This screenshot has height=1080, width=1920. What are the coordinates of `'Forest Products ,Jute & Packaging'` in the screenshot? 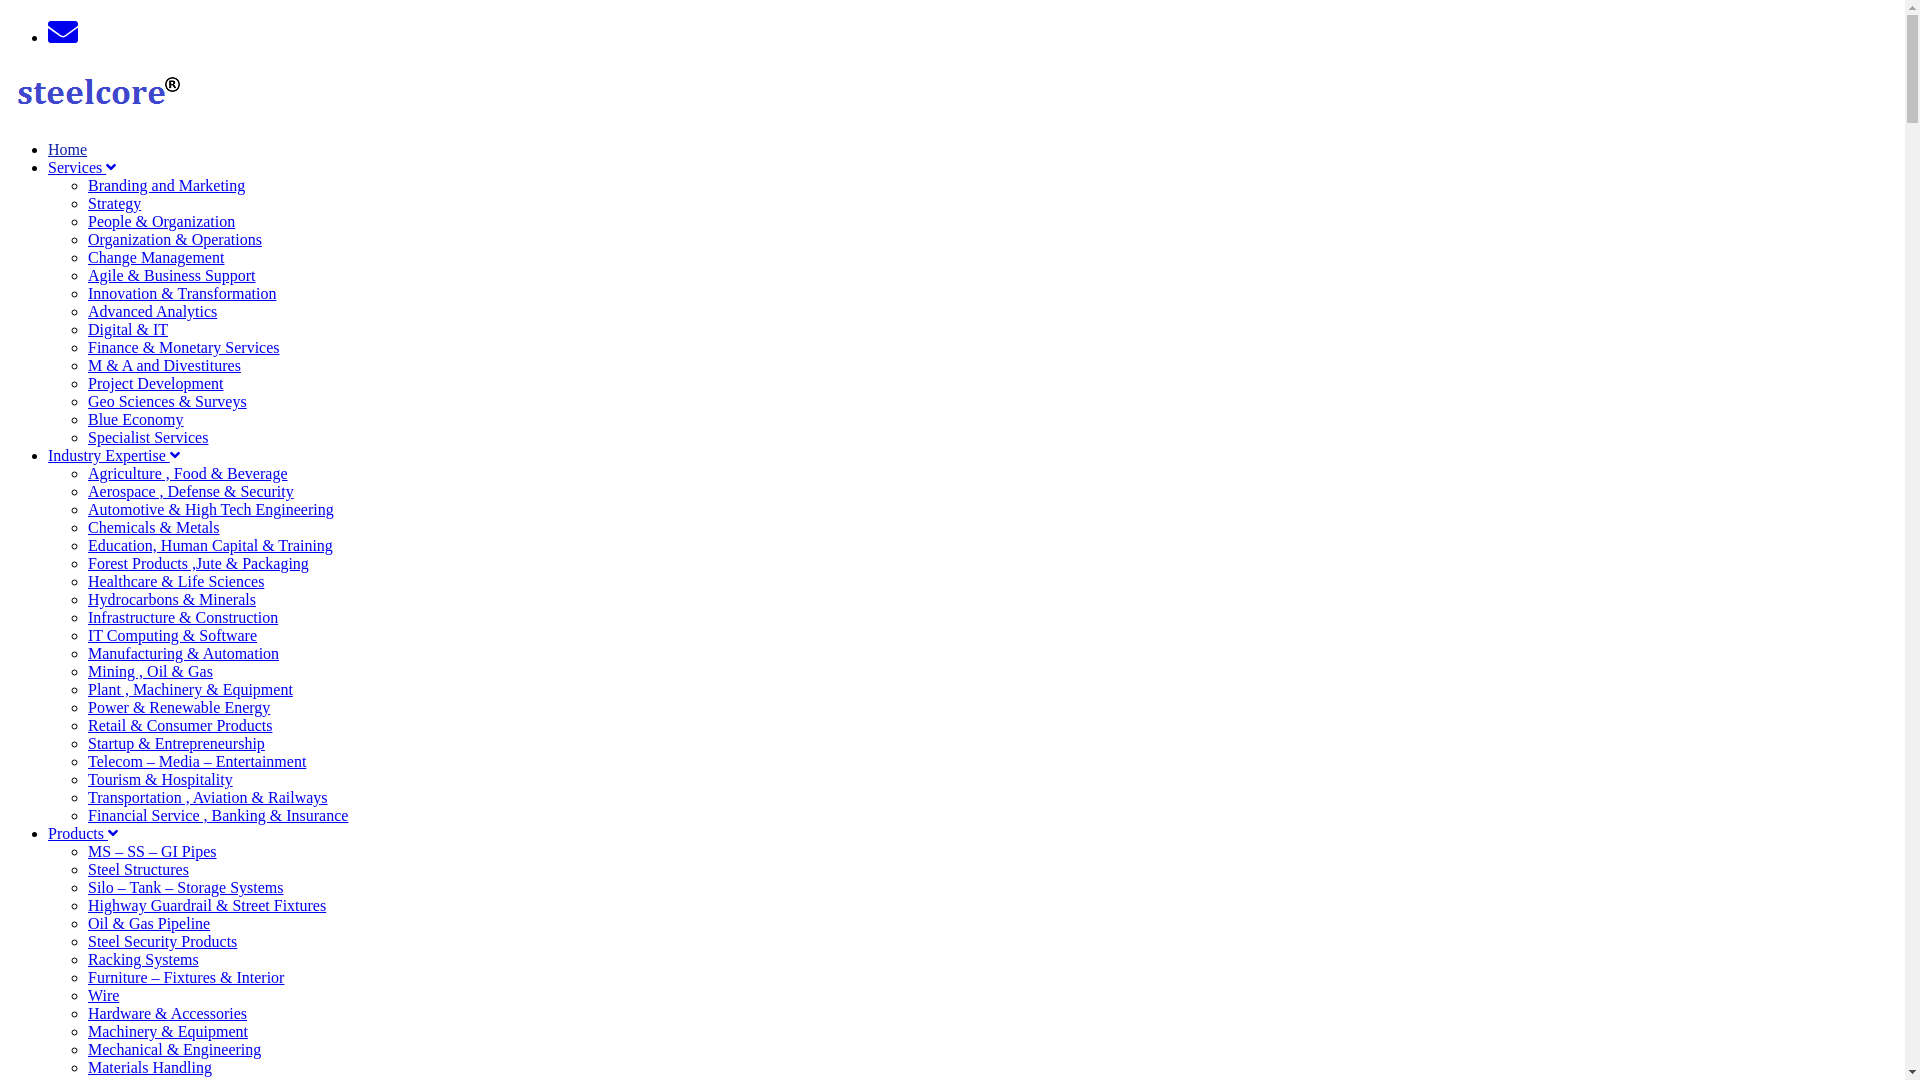 It's located at (198, 563).